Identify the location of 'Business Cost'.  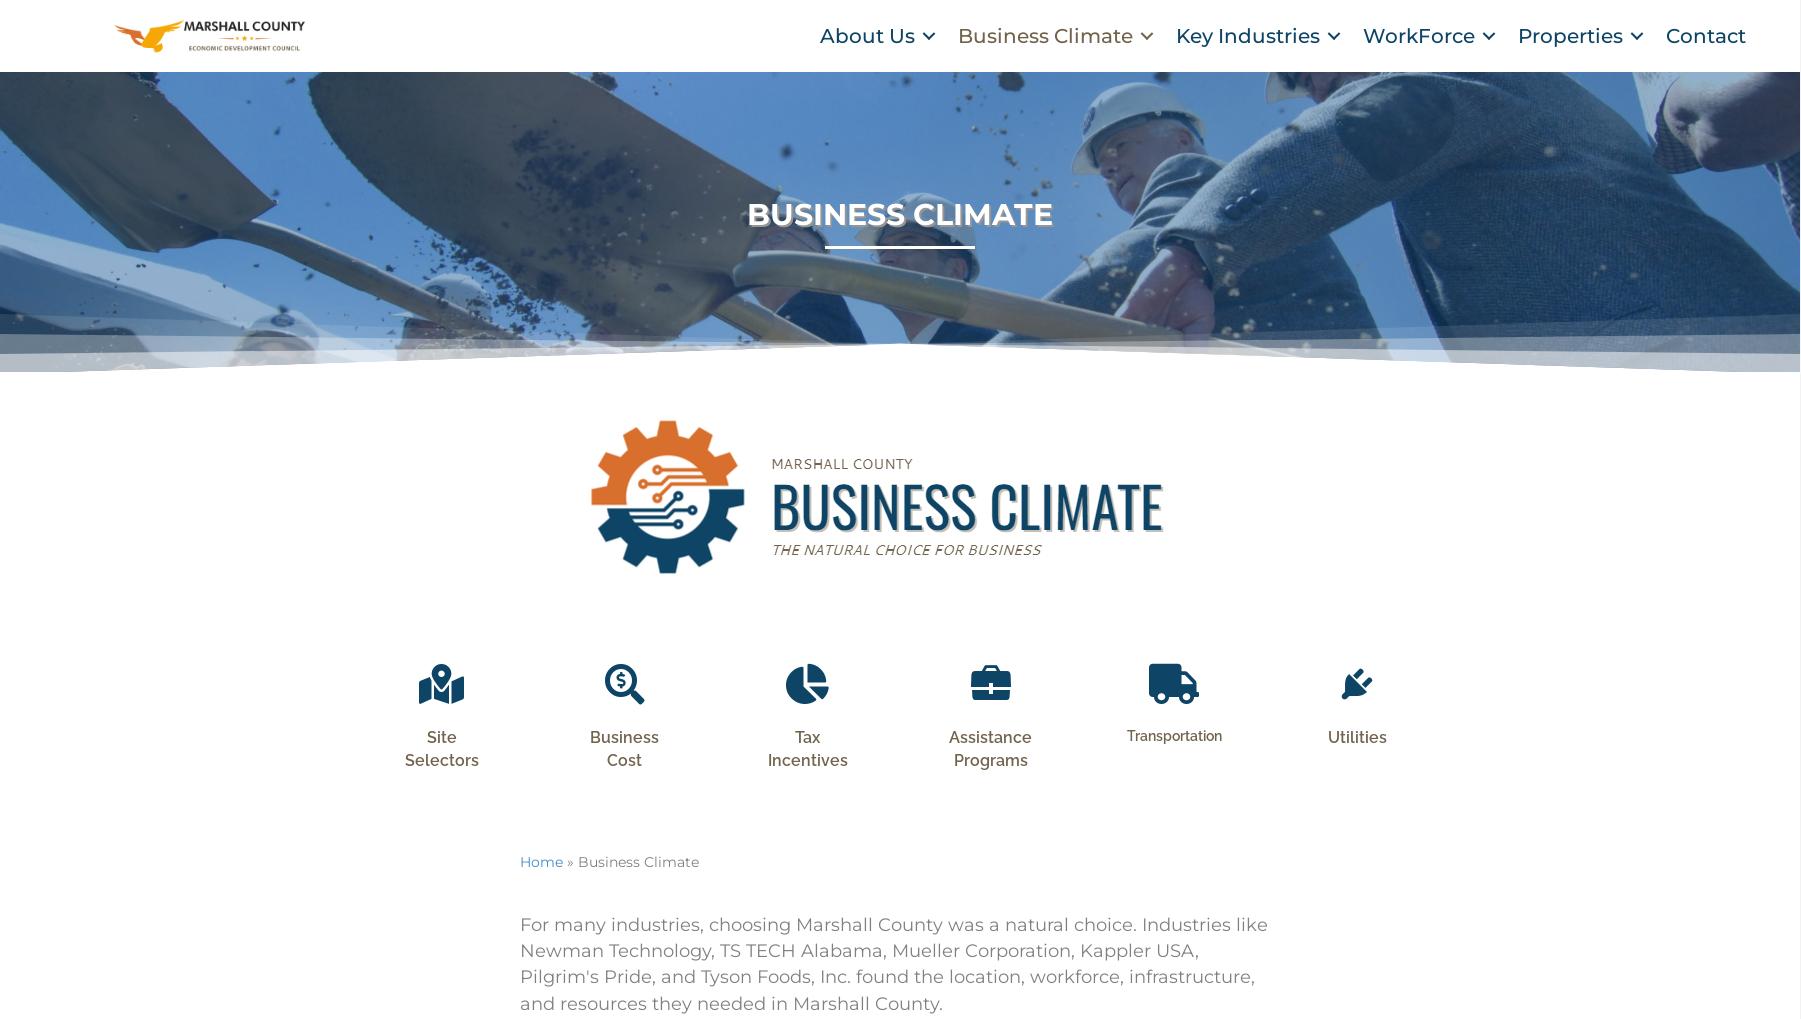
(623, 773).